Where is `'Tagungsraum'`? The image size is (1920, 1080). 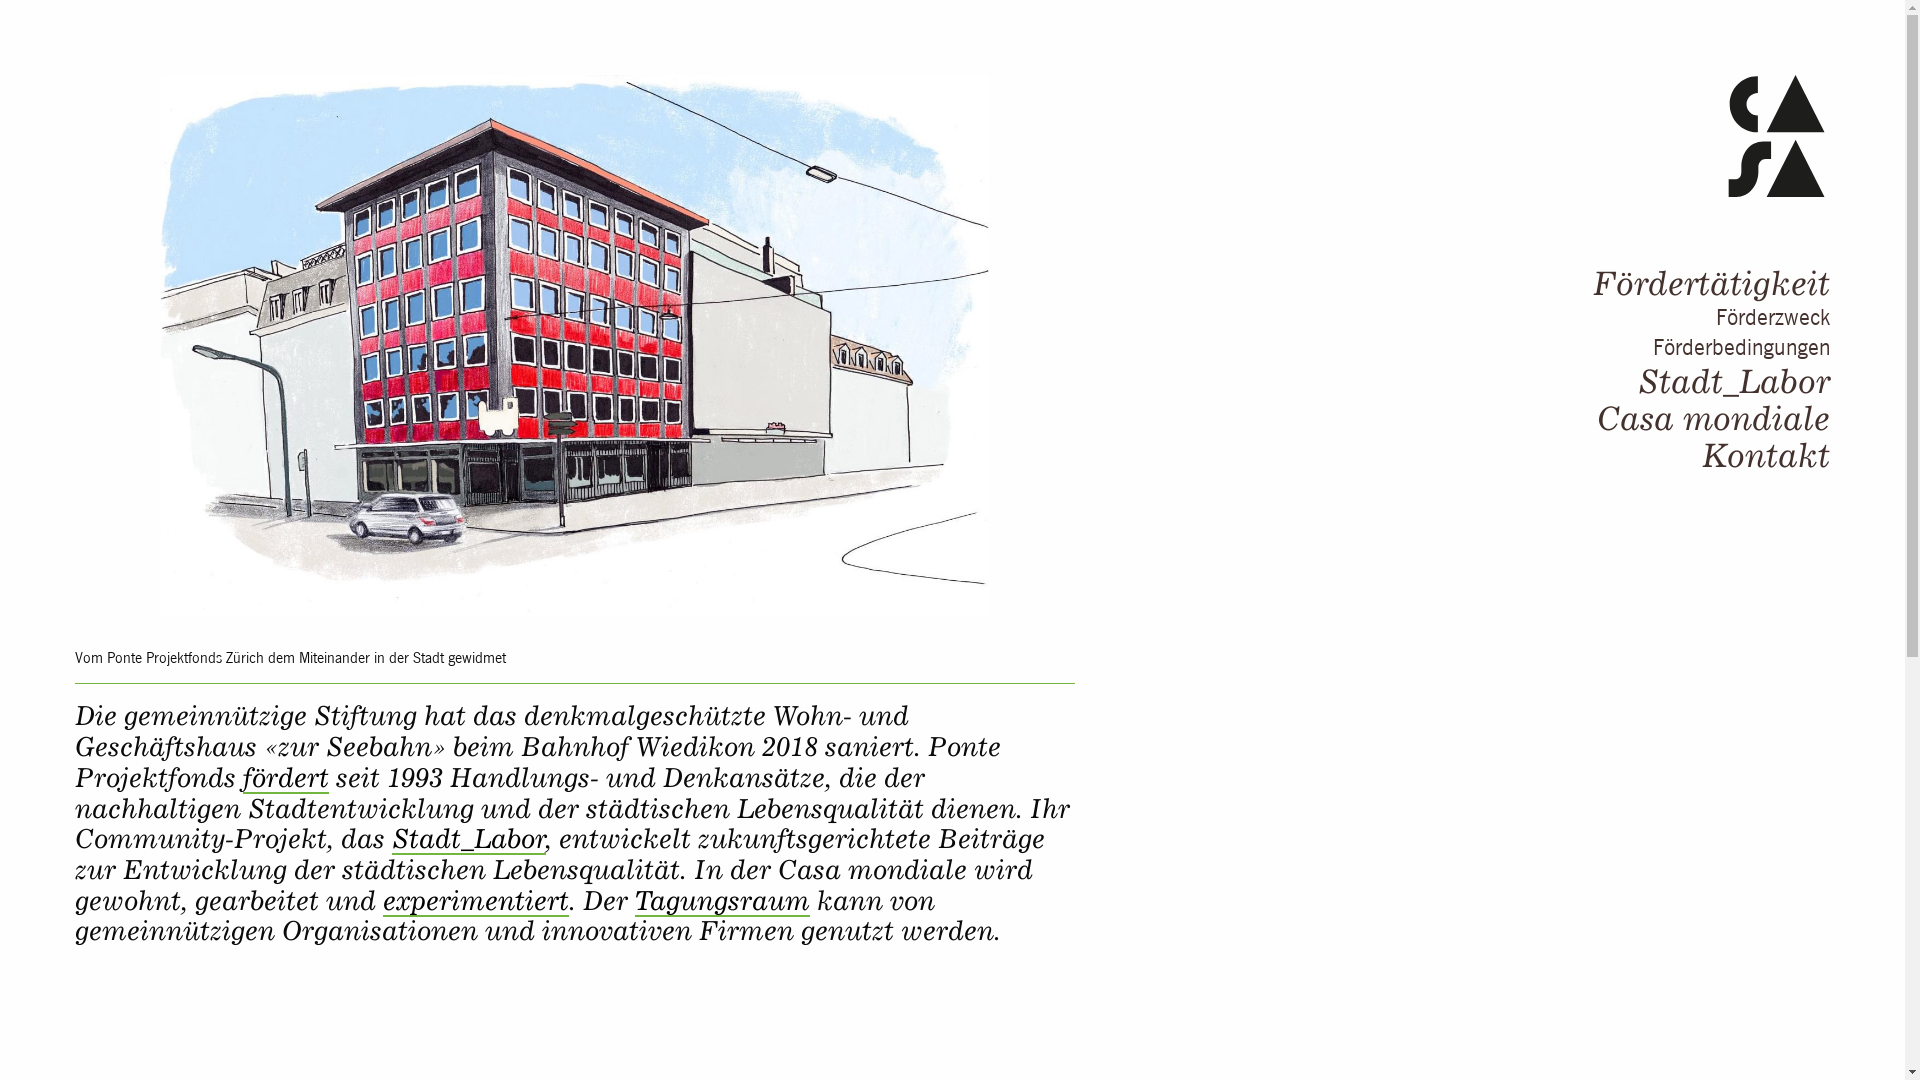 'Tagungsraum' is located at coordinates (721, 901).